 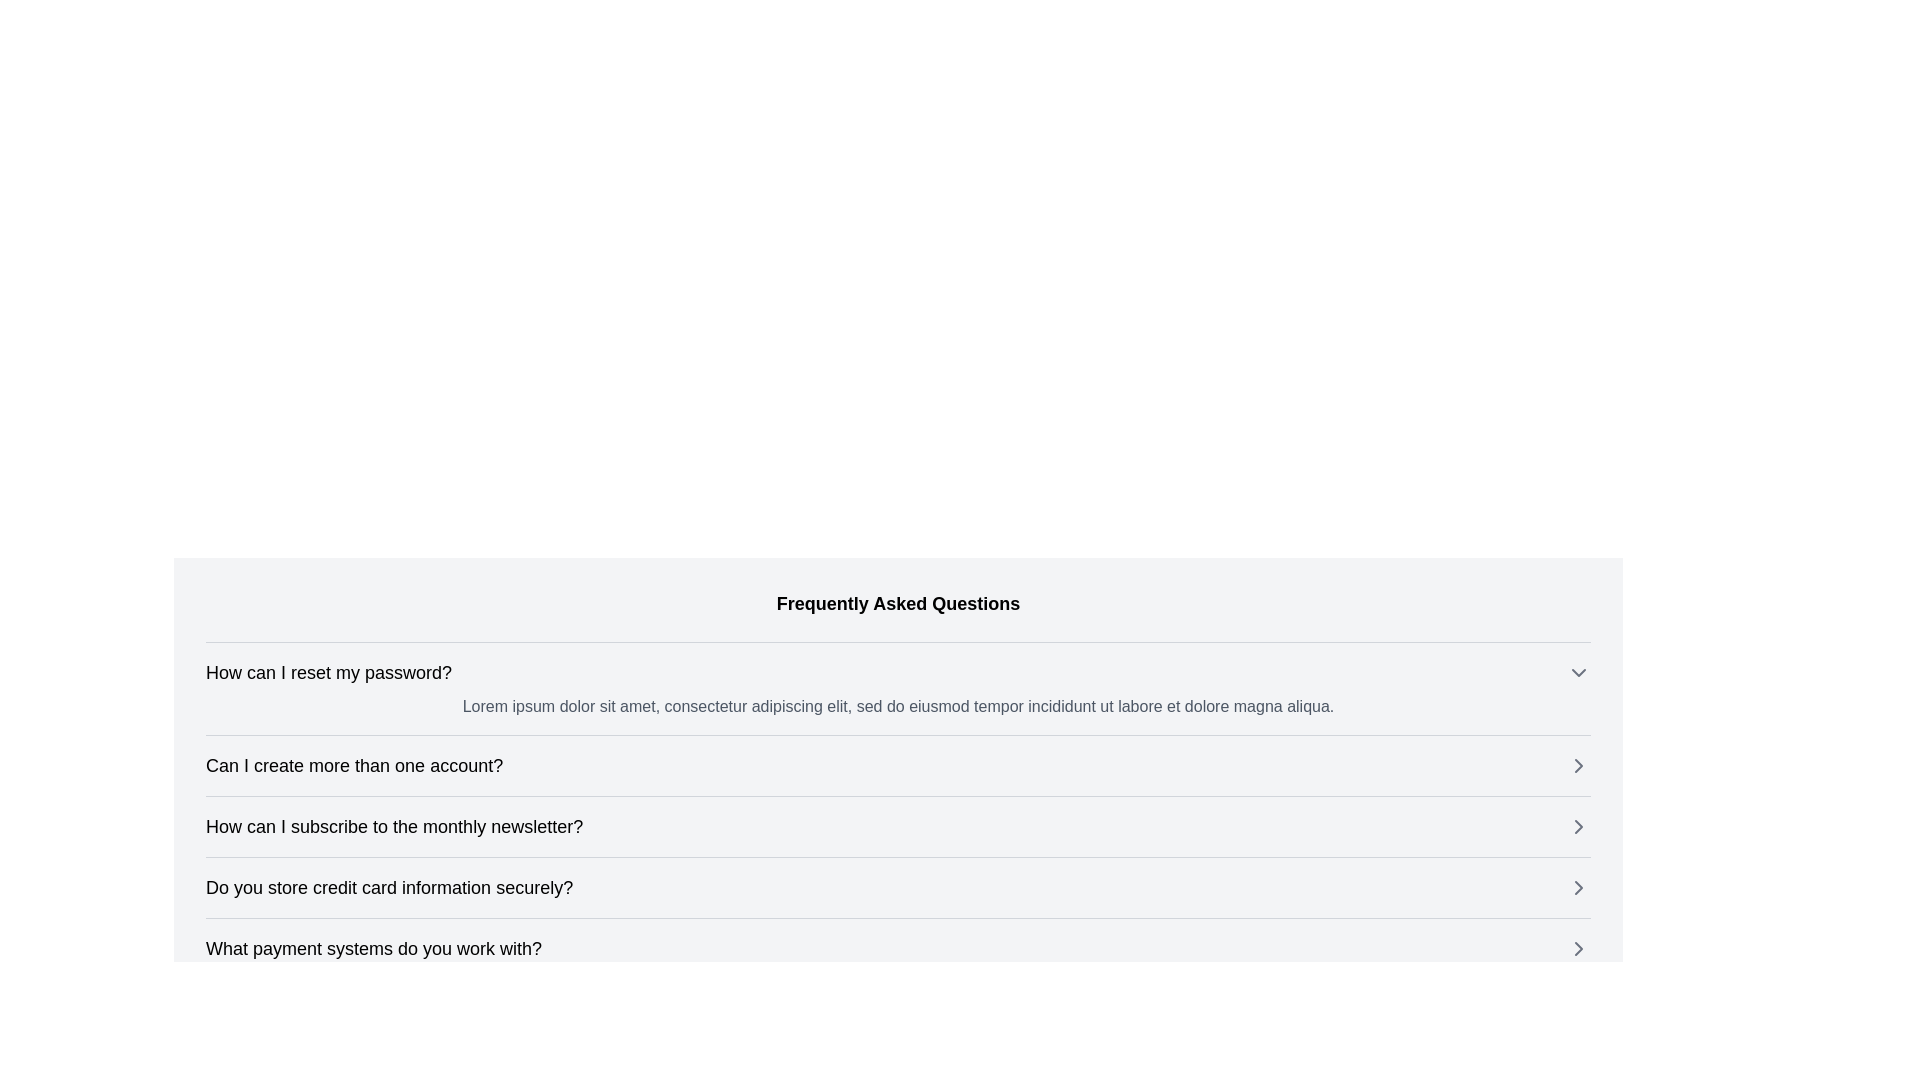 What do you see at coordinates (1578, 765) in the screenshot?
I see `the right-facing chevron icon, which is gray and positioned to the far right of the question 'Can I create more than one account?'` at bounding box center [1578, 765].